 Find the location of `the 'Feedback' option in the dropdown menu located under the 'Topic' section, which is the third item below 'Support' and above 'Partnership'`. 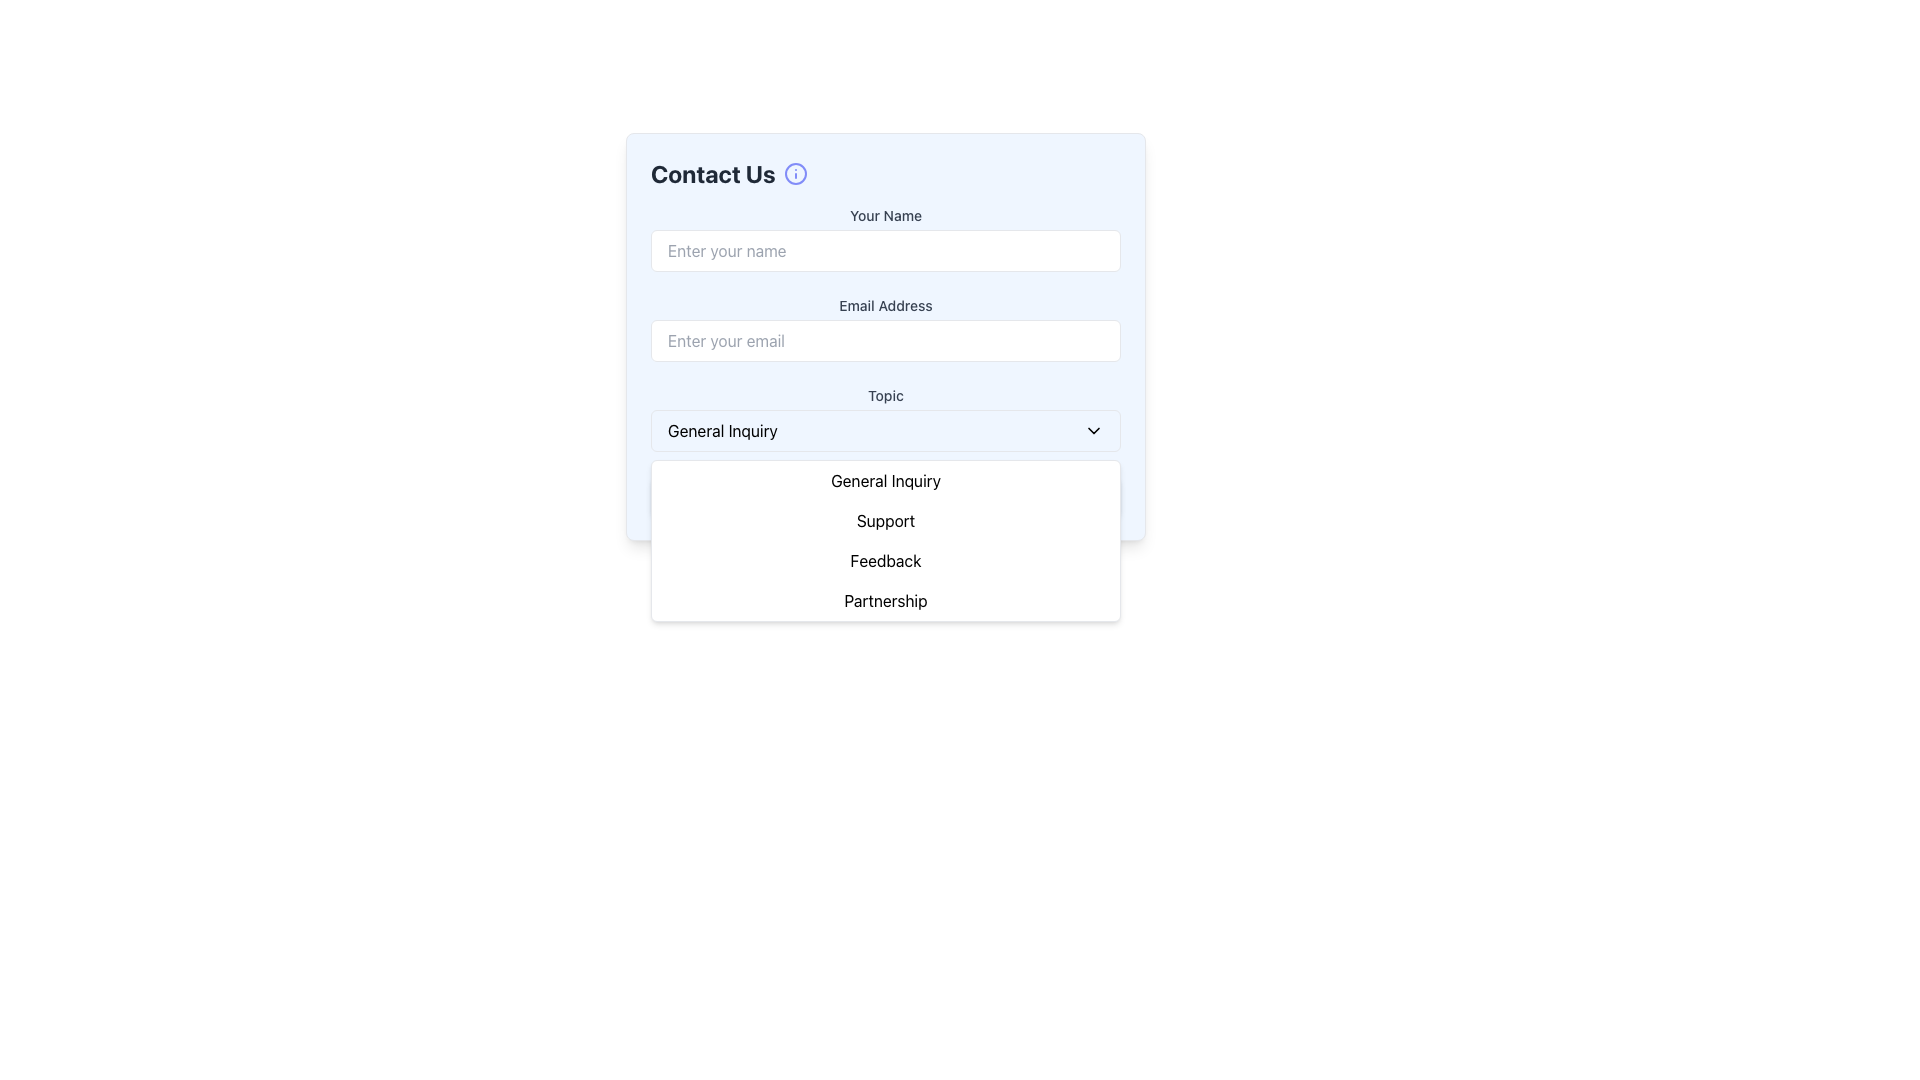

the 'Feedback' option in the dropdown menu located under the 'Topic' section, which is the third item below 'Support' and above 'Partnership' is located at coordinates (885, 560).